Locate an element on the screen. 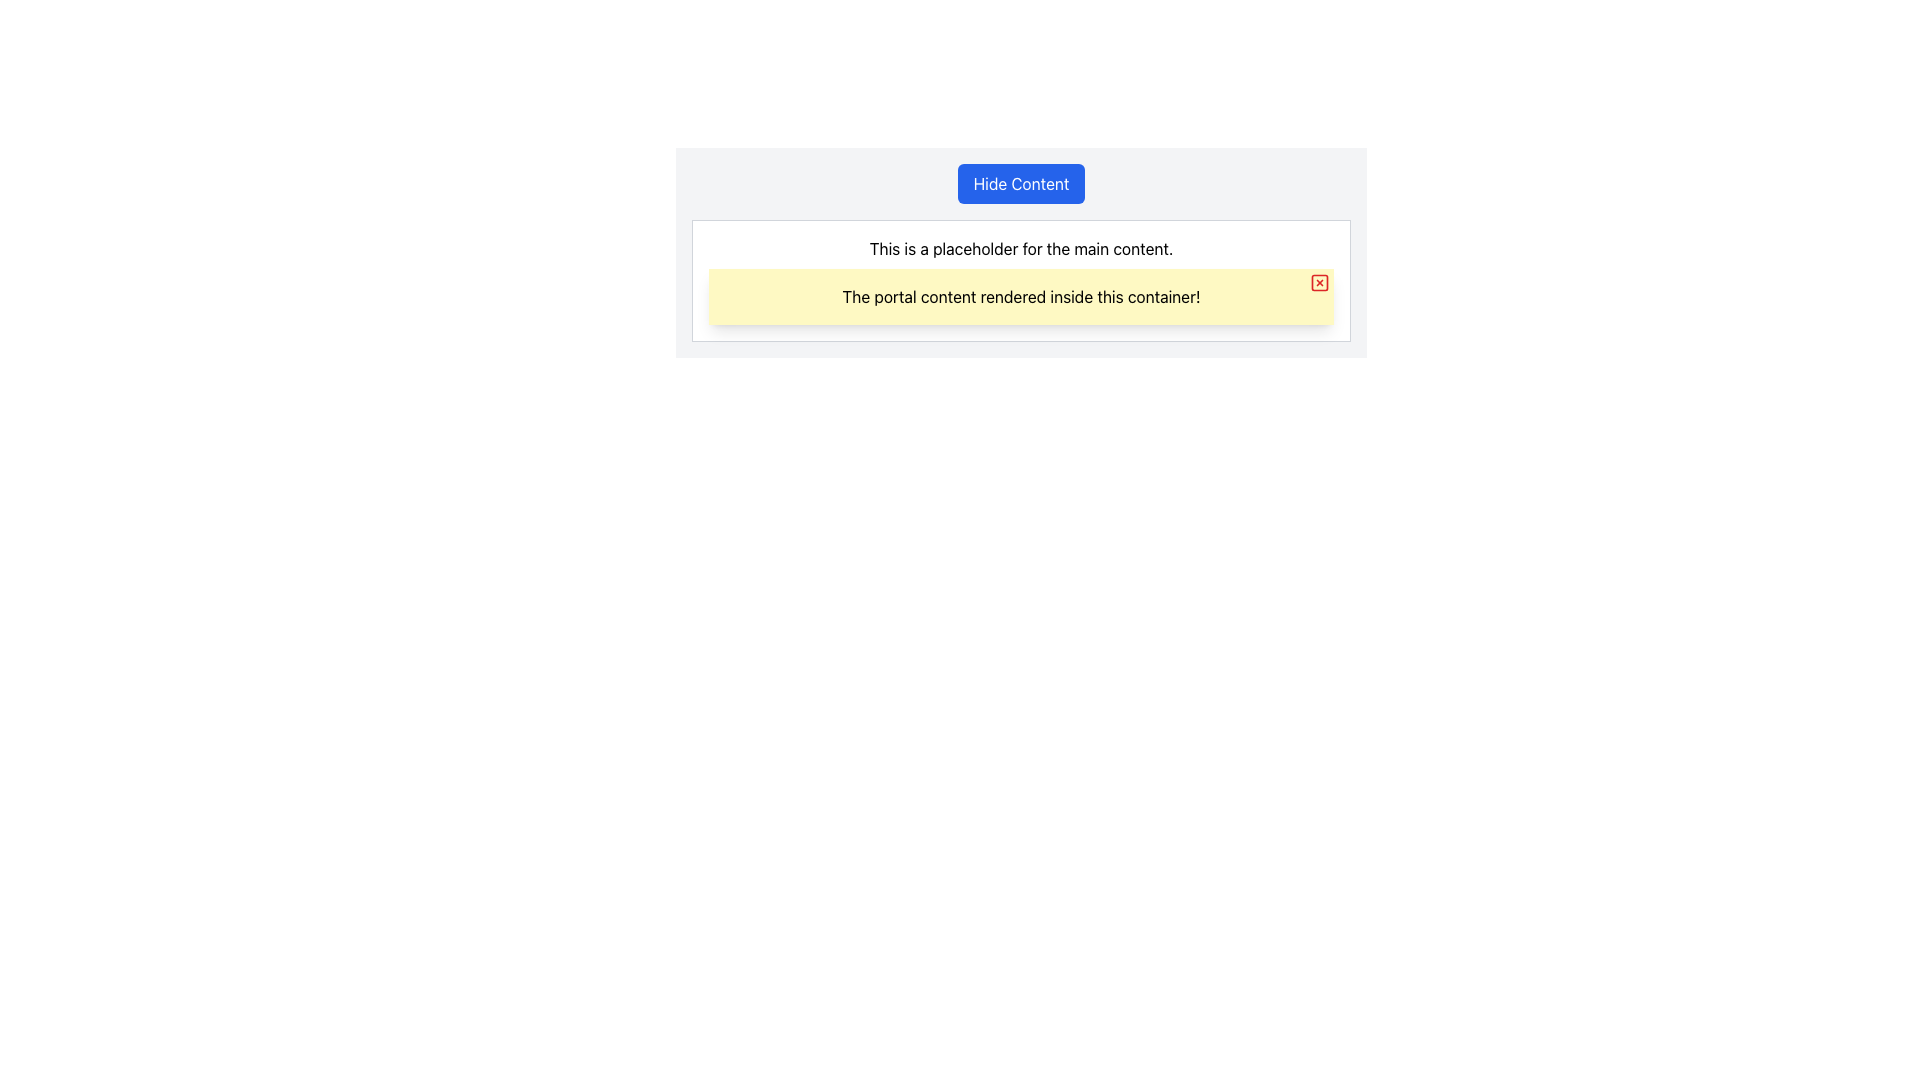 This screenshot has height=1080, width=1920. the red X icon button is located at coordinates (1320, 282).